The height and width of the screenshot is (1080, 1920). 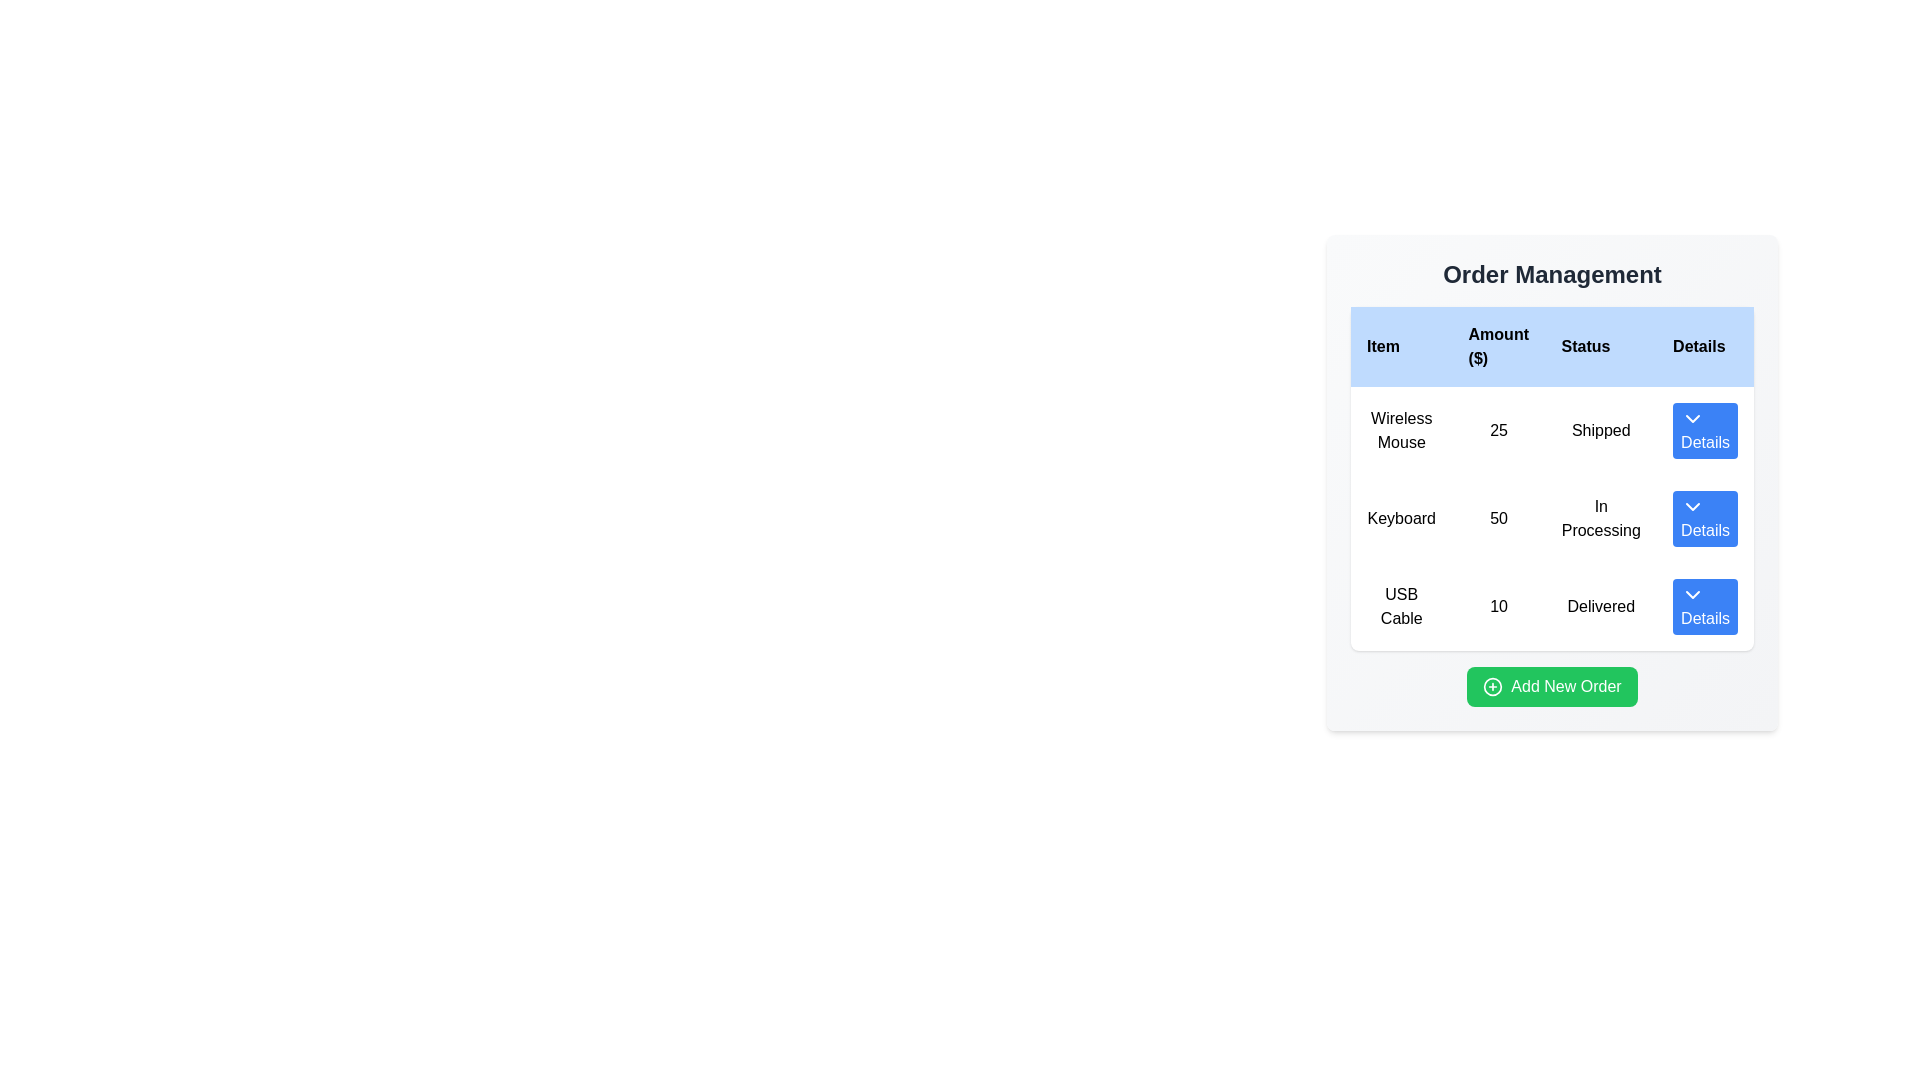 I want to click on the rectangular button with a blue background and white text reading 'Details', located in the 'Details' column of the first row for the 'Wireless Mouse' item, so click(x=1704, y=430).